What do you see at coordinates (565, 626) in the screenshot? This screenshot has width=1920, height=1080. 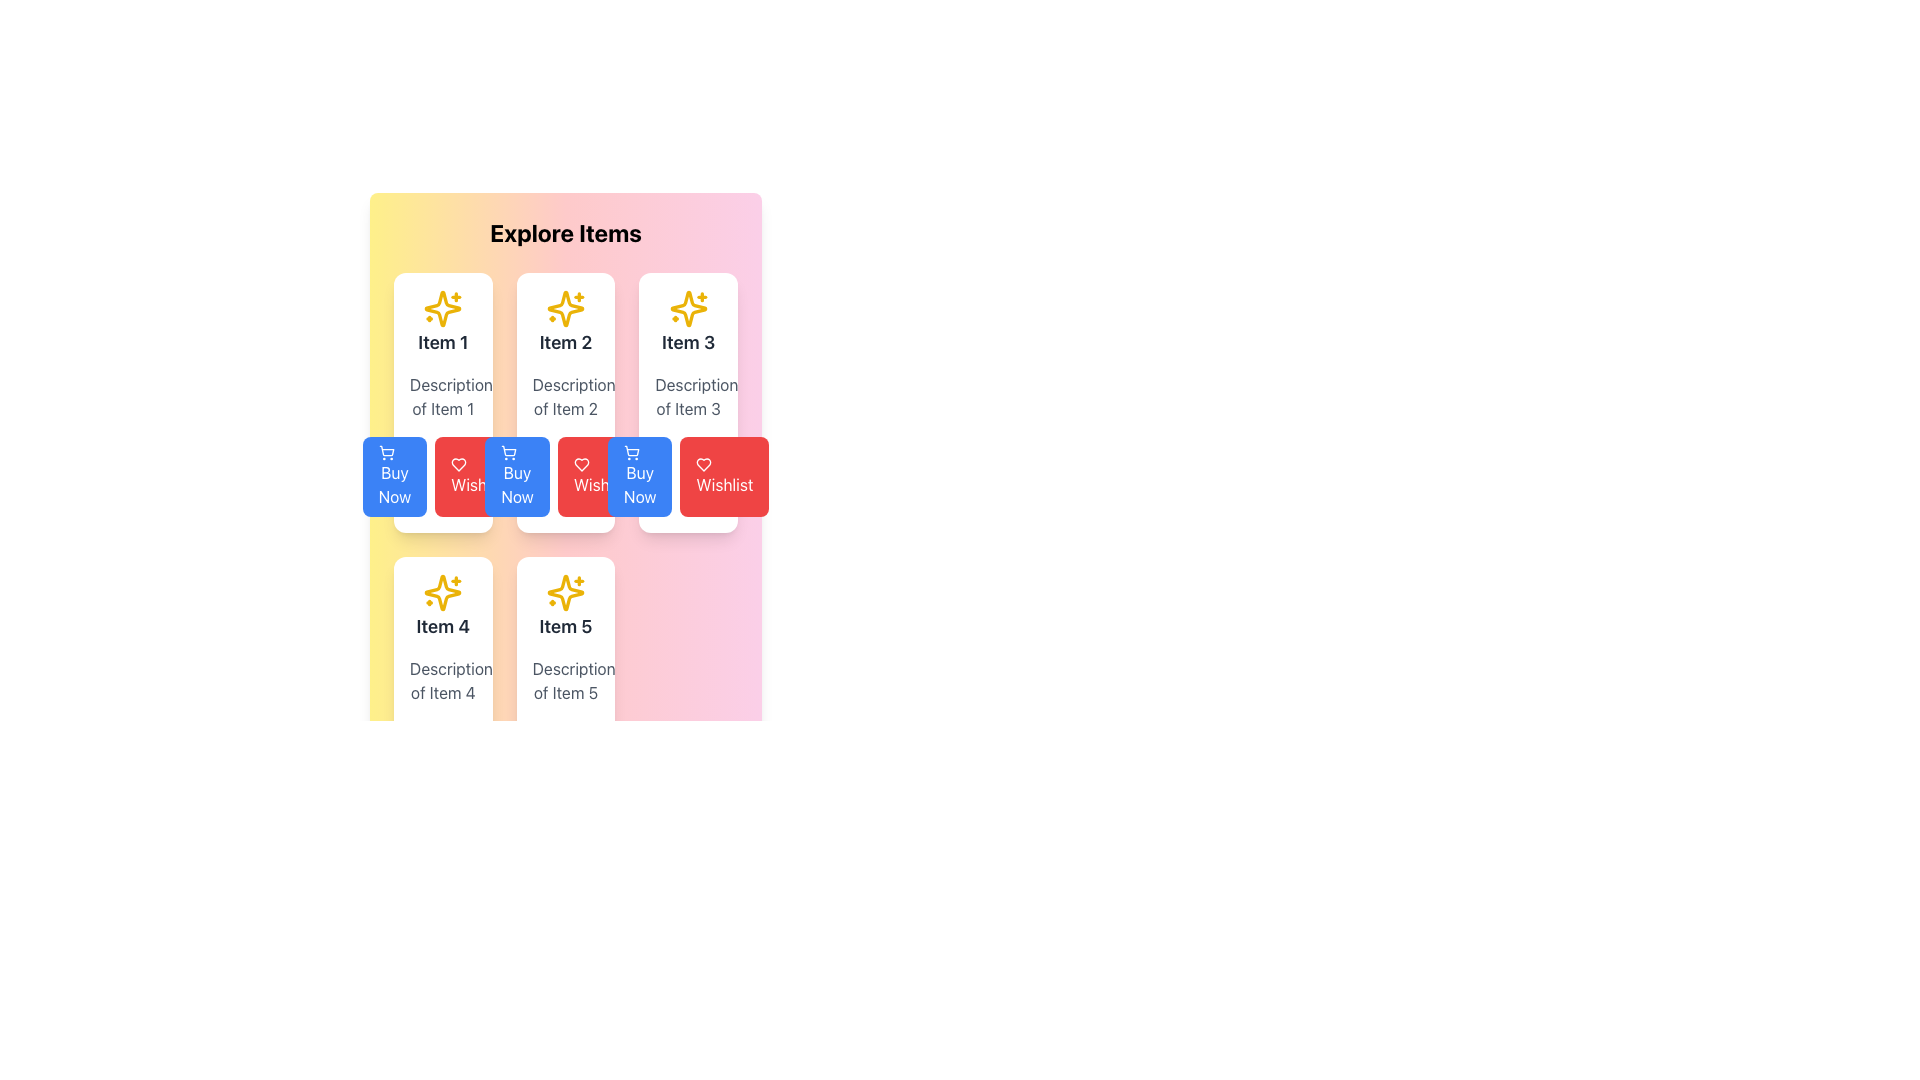 I see `the text label identified as 'Item 5', located at the bottom of the card in the second row, second column of the grid layout` at bounding box center [565, 626].